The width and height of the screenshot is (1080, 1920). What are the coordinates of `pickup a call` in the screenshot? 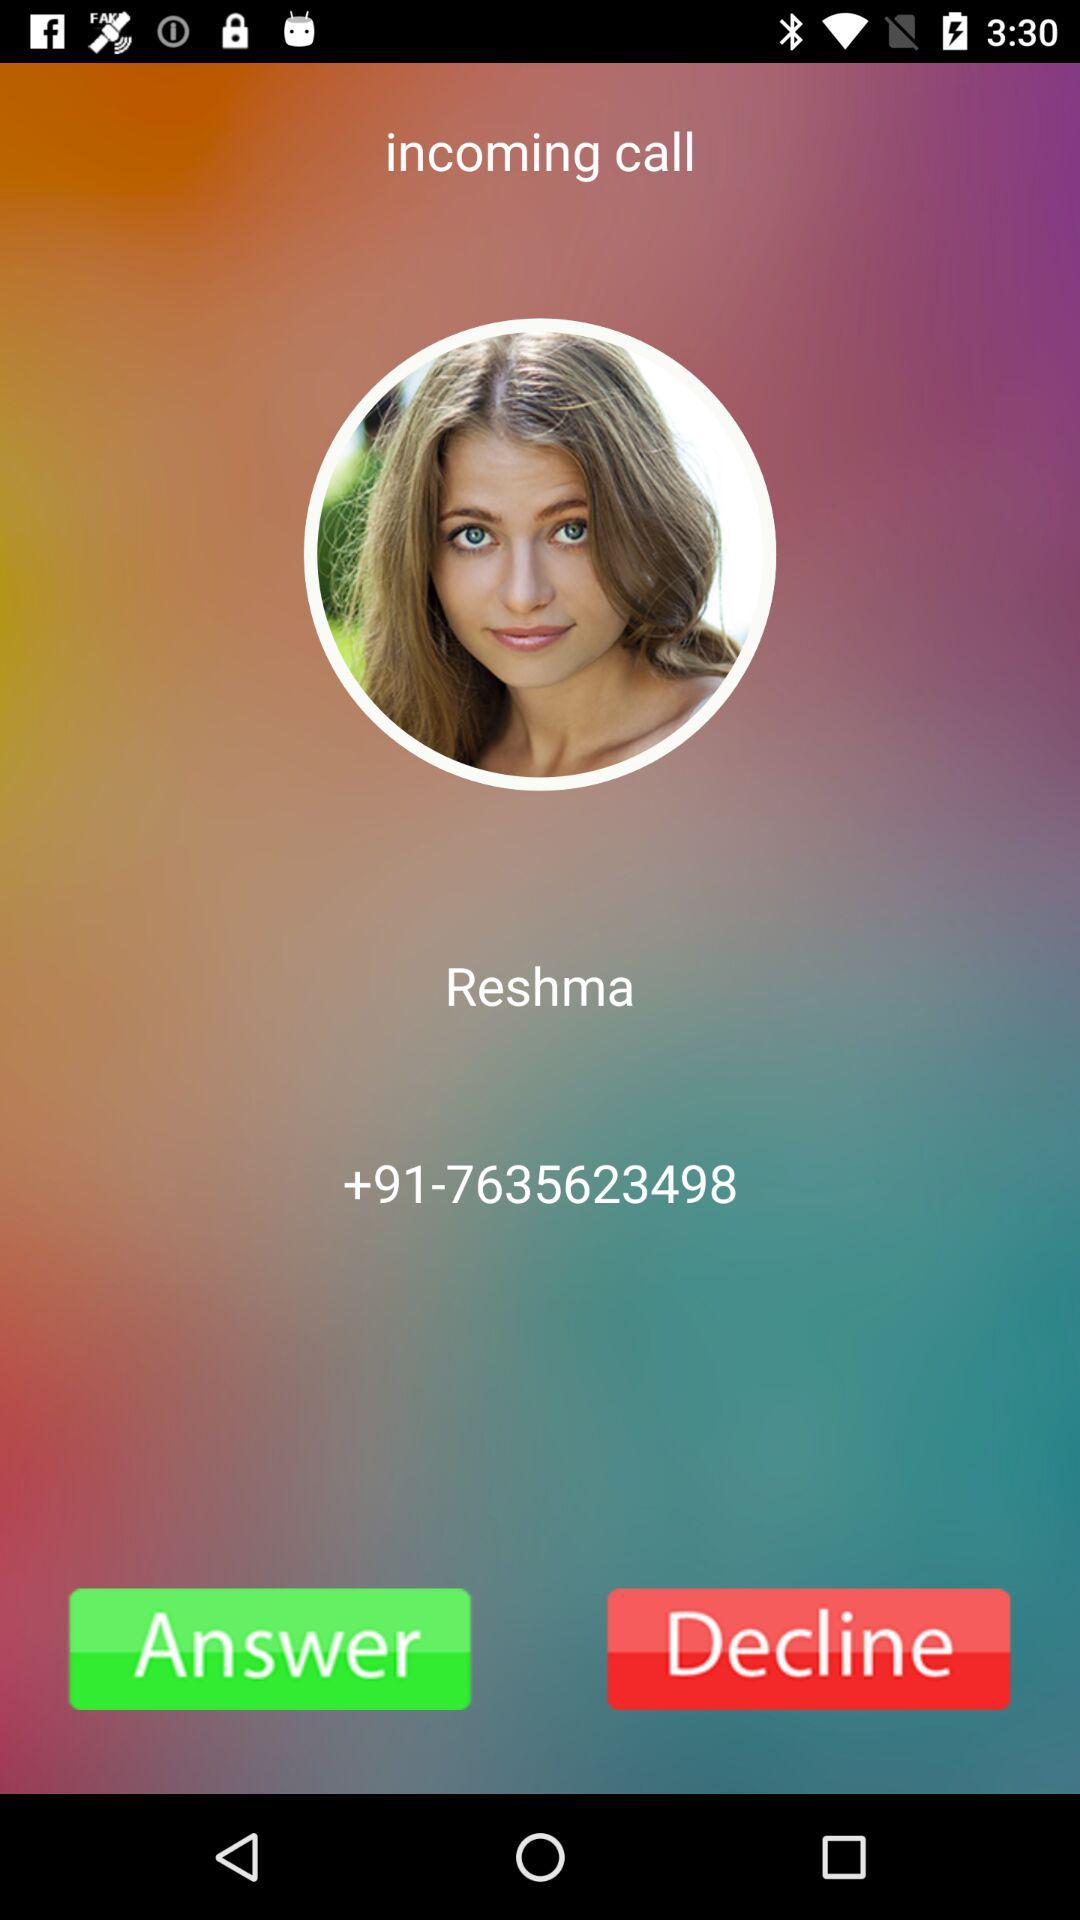 It's located at (270, 1649).